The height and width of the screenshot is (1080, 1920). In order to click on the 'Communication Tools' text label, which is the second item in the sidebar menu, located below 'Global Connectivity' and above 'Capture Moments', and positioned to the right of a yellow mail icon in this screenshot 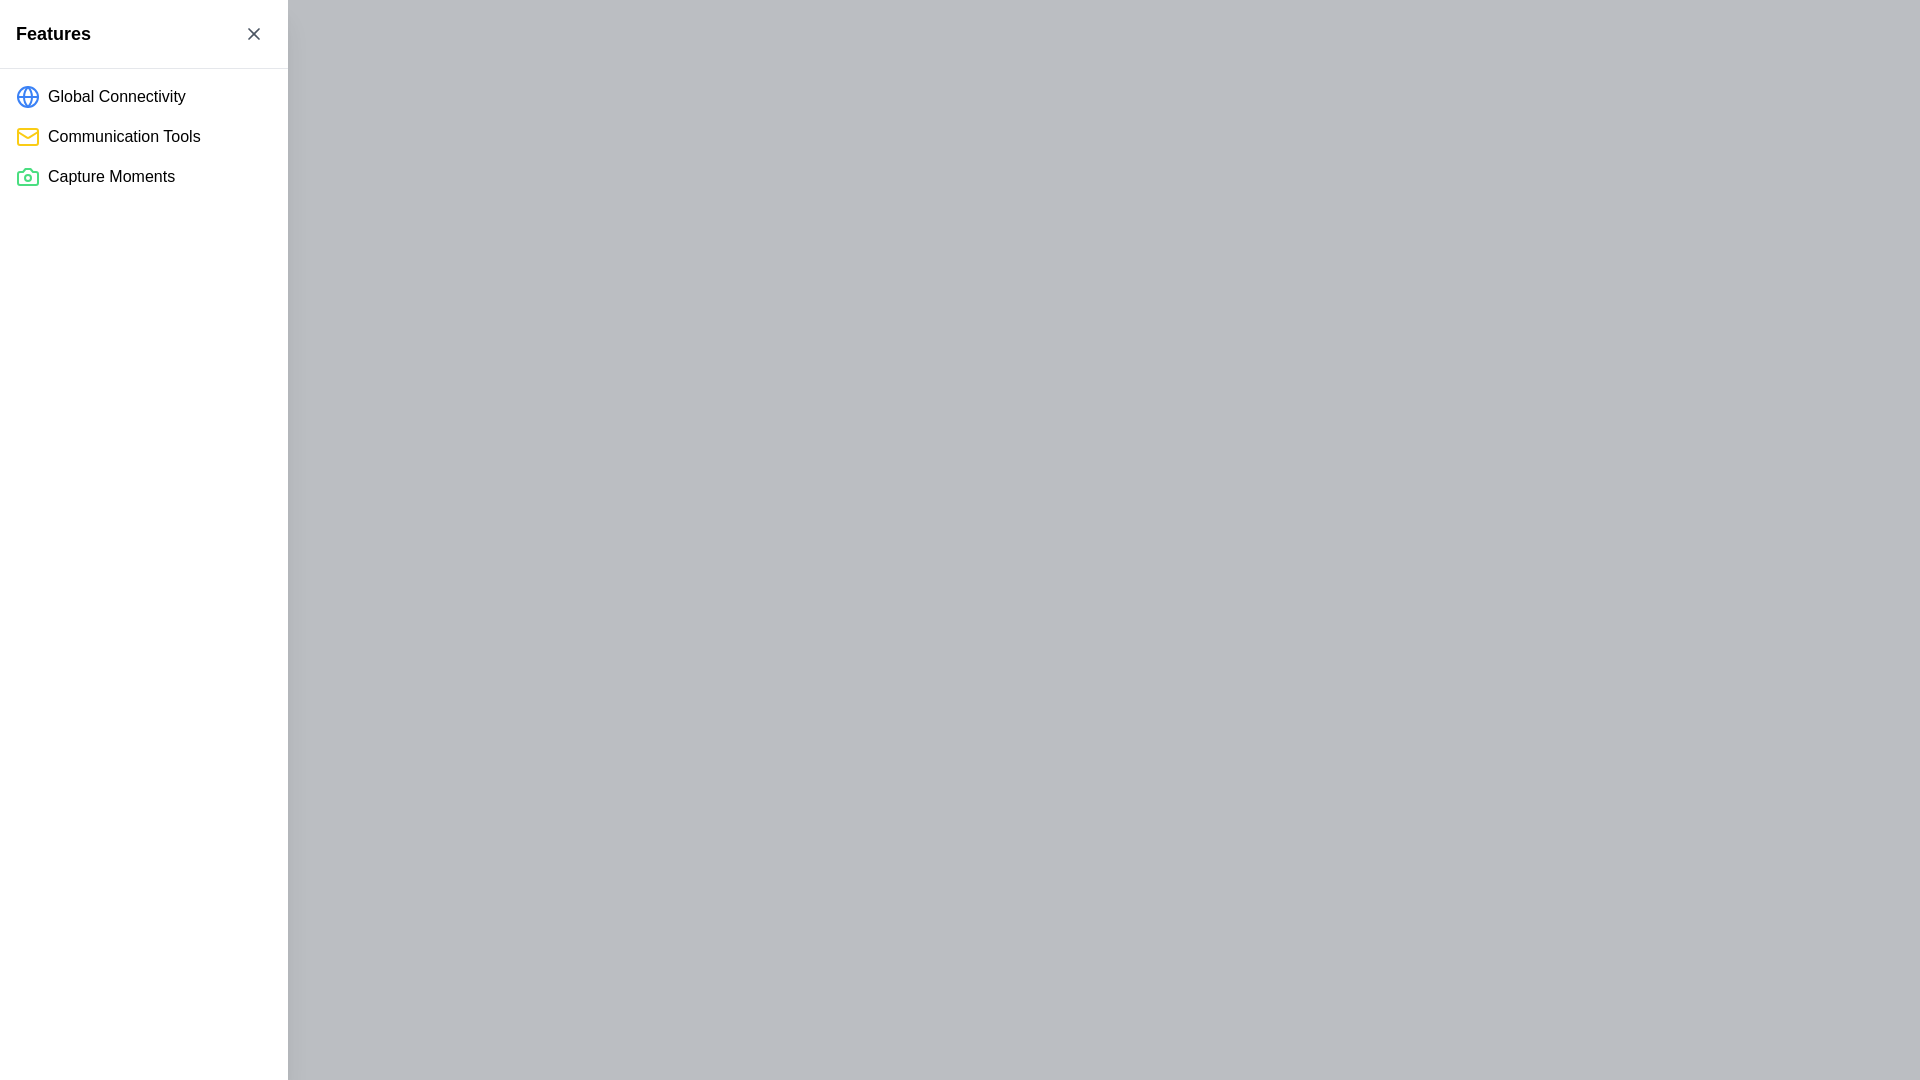, I will do `click(123, 136)`.